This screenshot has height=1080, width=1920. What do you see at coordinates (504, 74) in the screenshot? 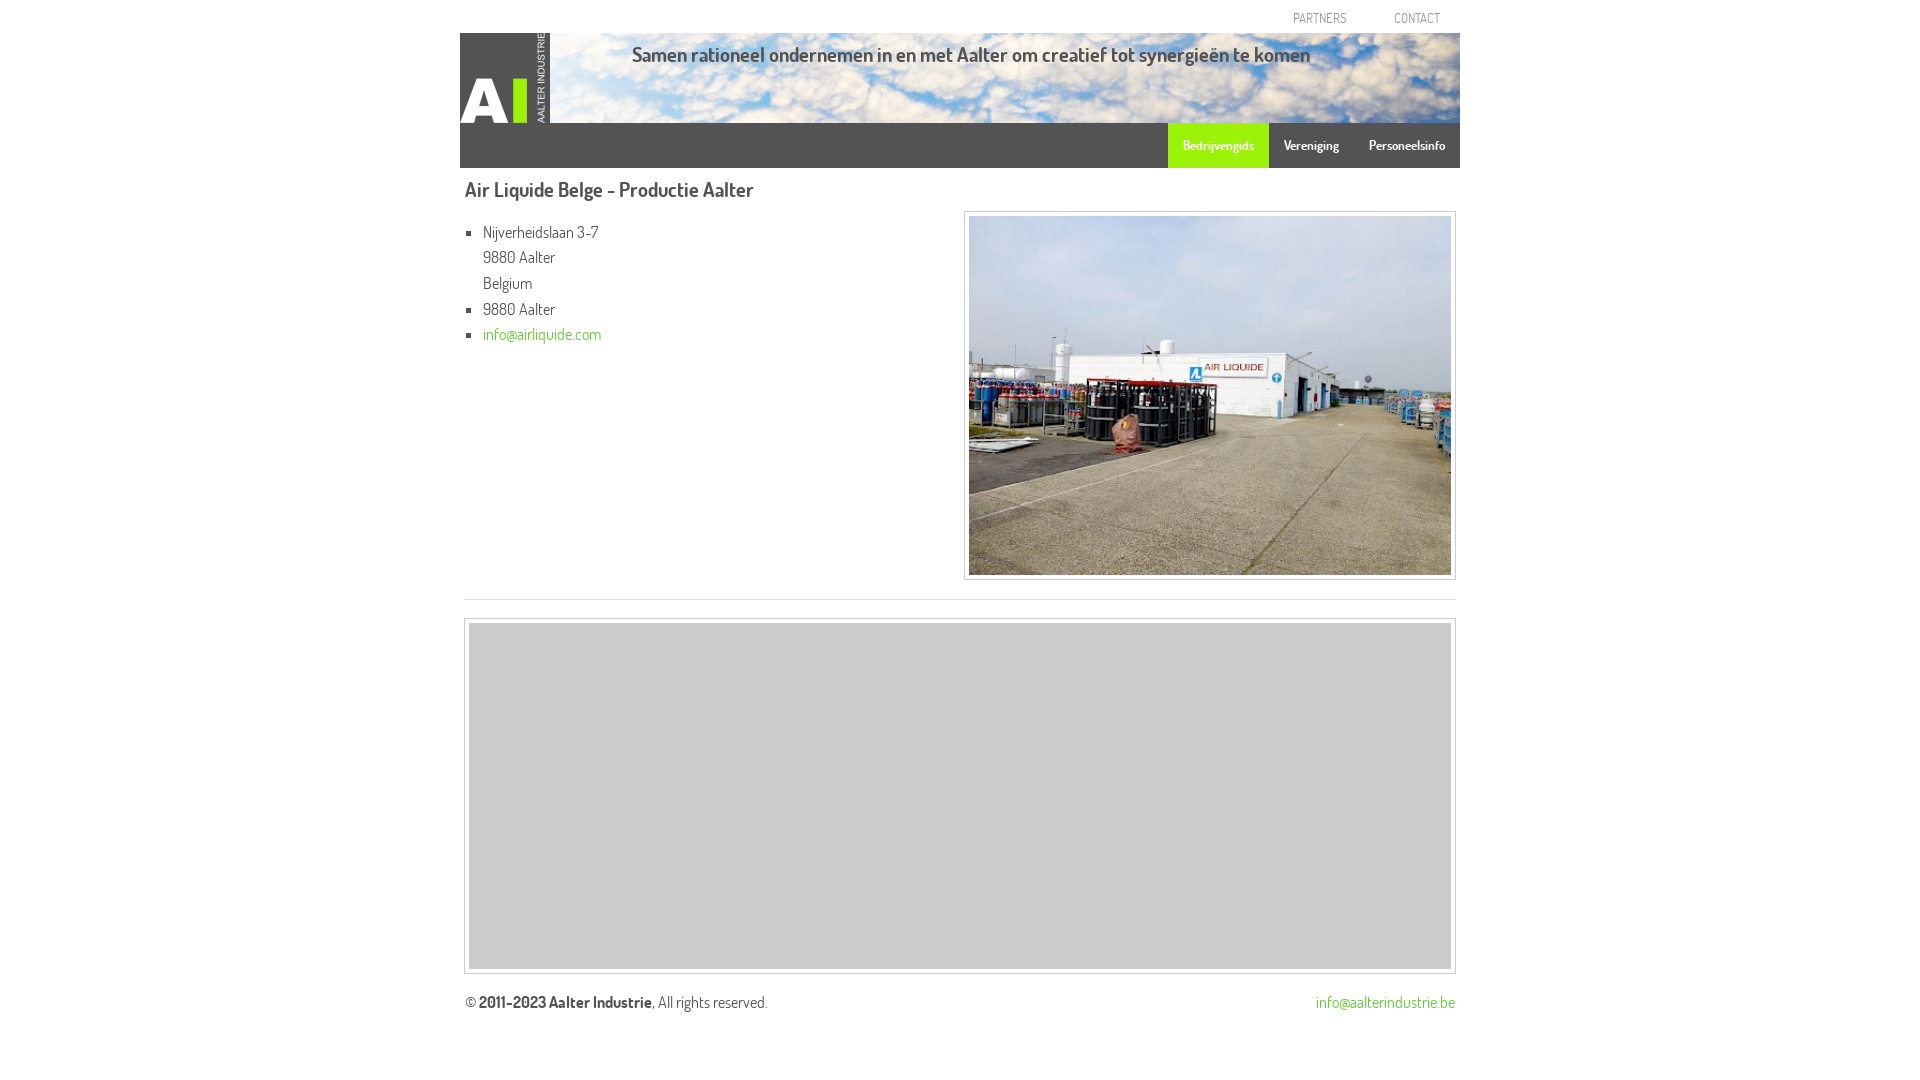
I see `'Aalter Industrie'` at bounding box center [504, 74].